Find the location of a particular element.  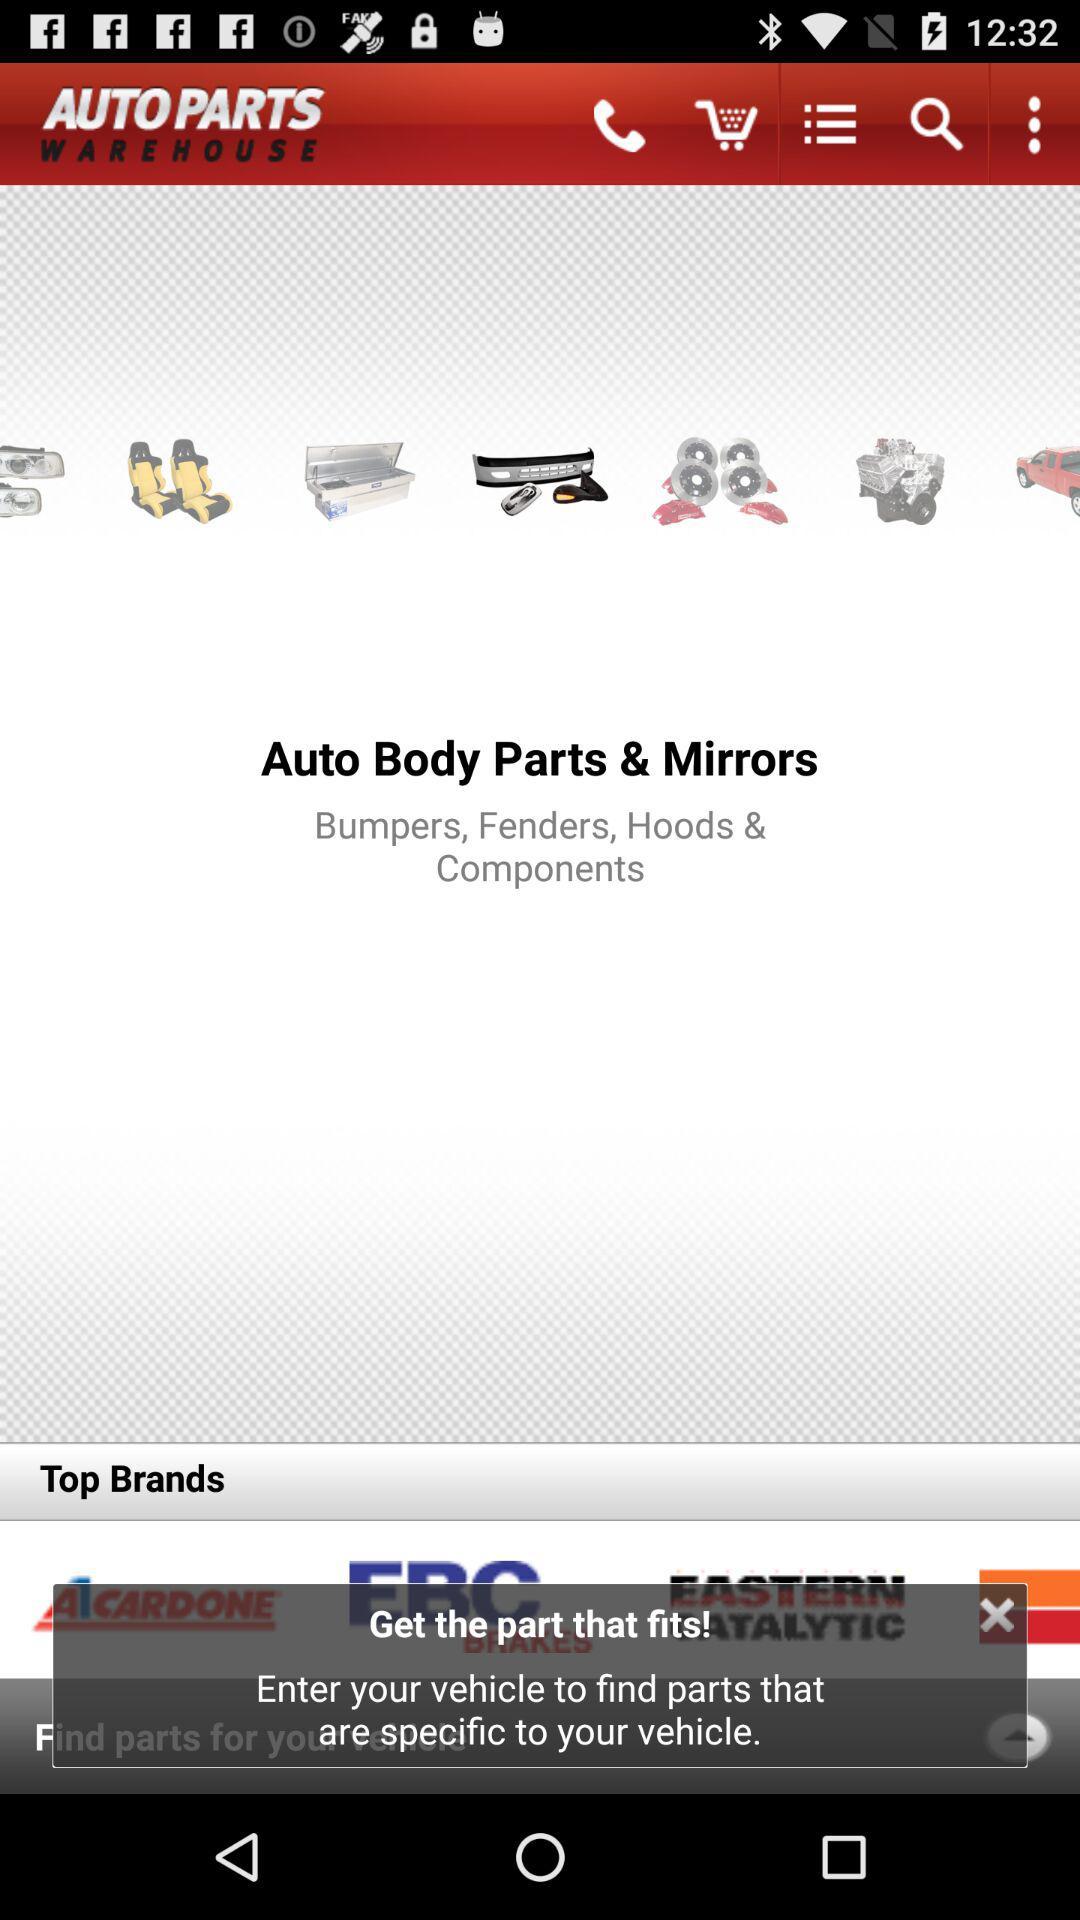

the close icon is located at coordinates (996, 1733).